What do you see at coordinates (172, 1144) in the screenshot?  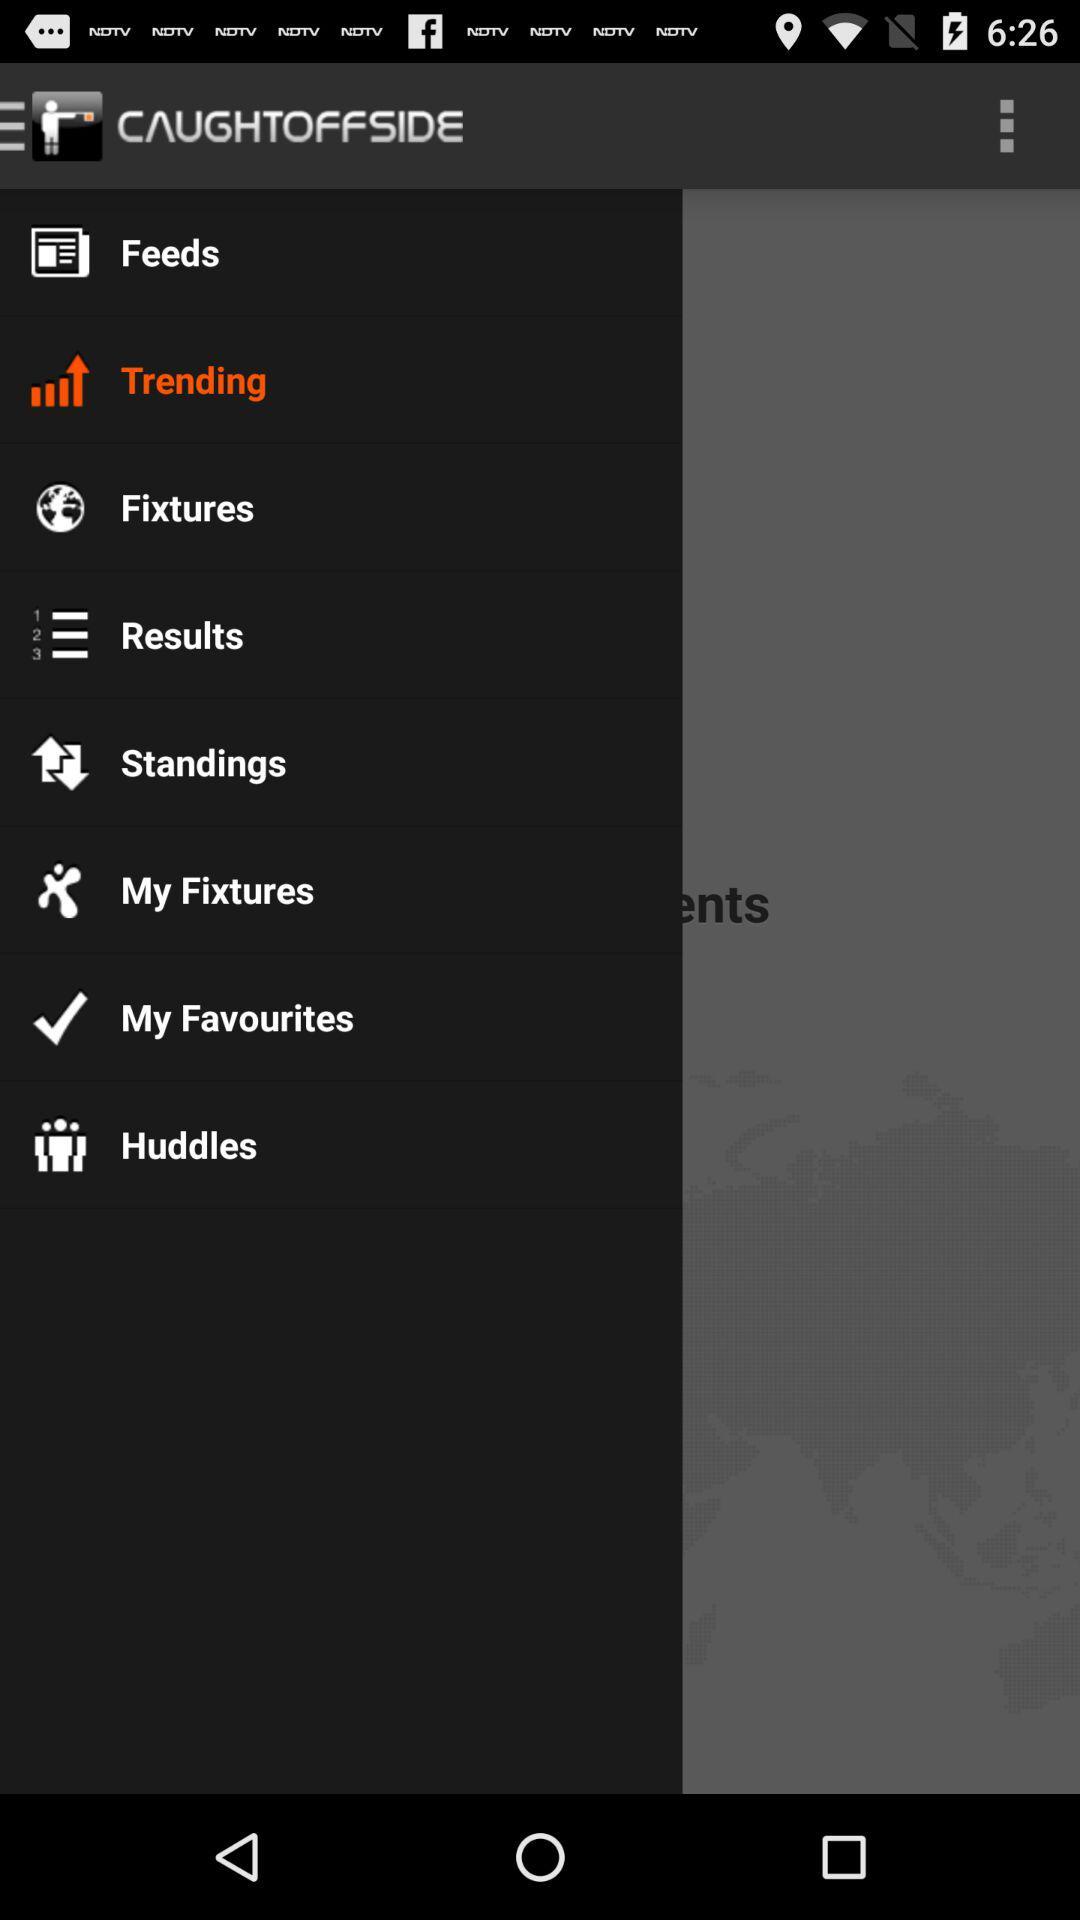 I see `the huddles item` at bounding box center [172, 1144].